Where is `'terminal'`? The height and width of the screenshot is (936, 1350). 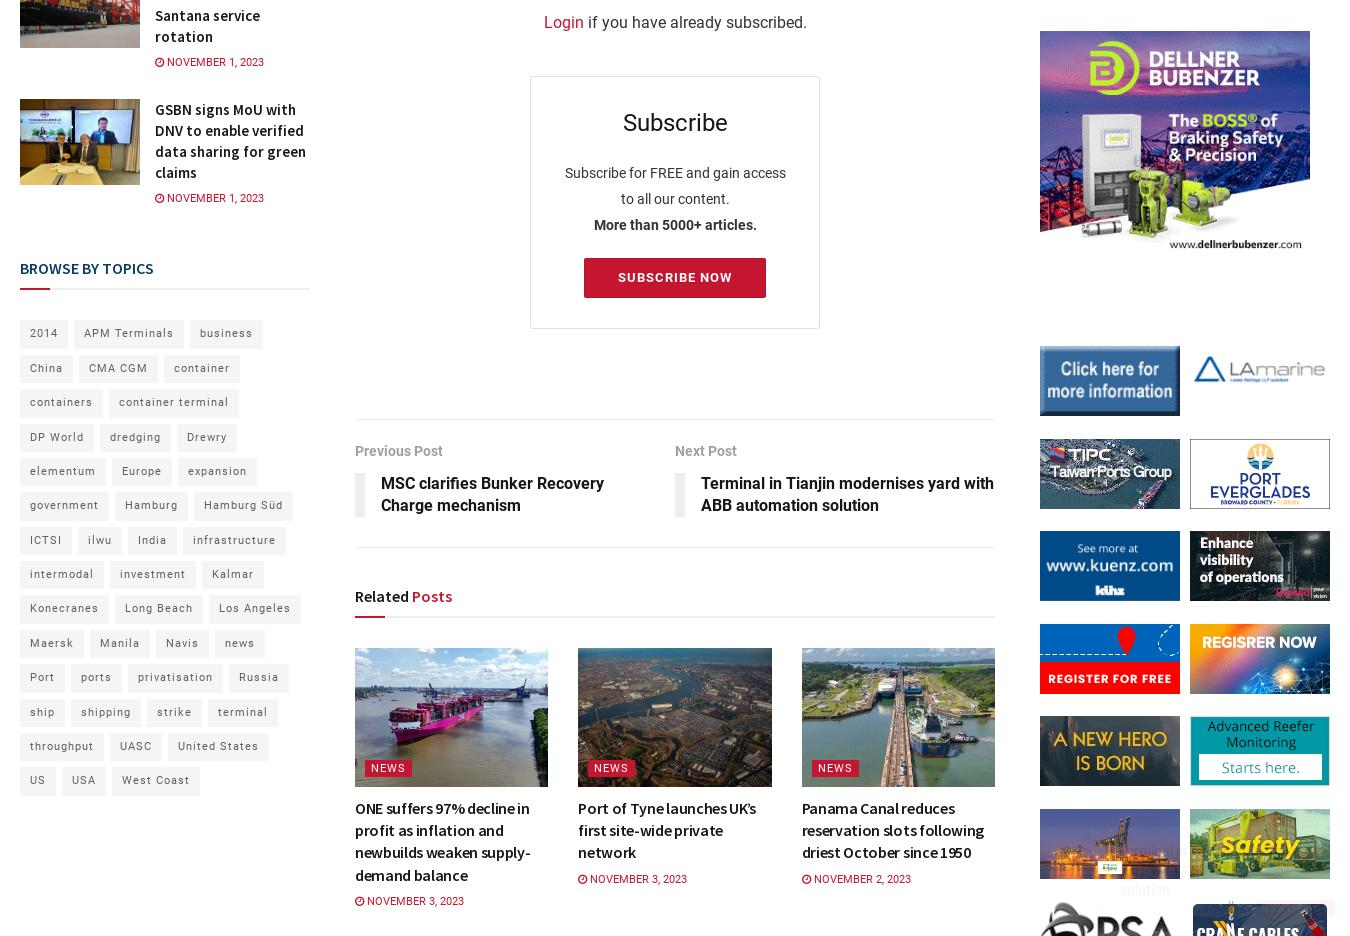 'terminal' is located at coordinates (242, 710).